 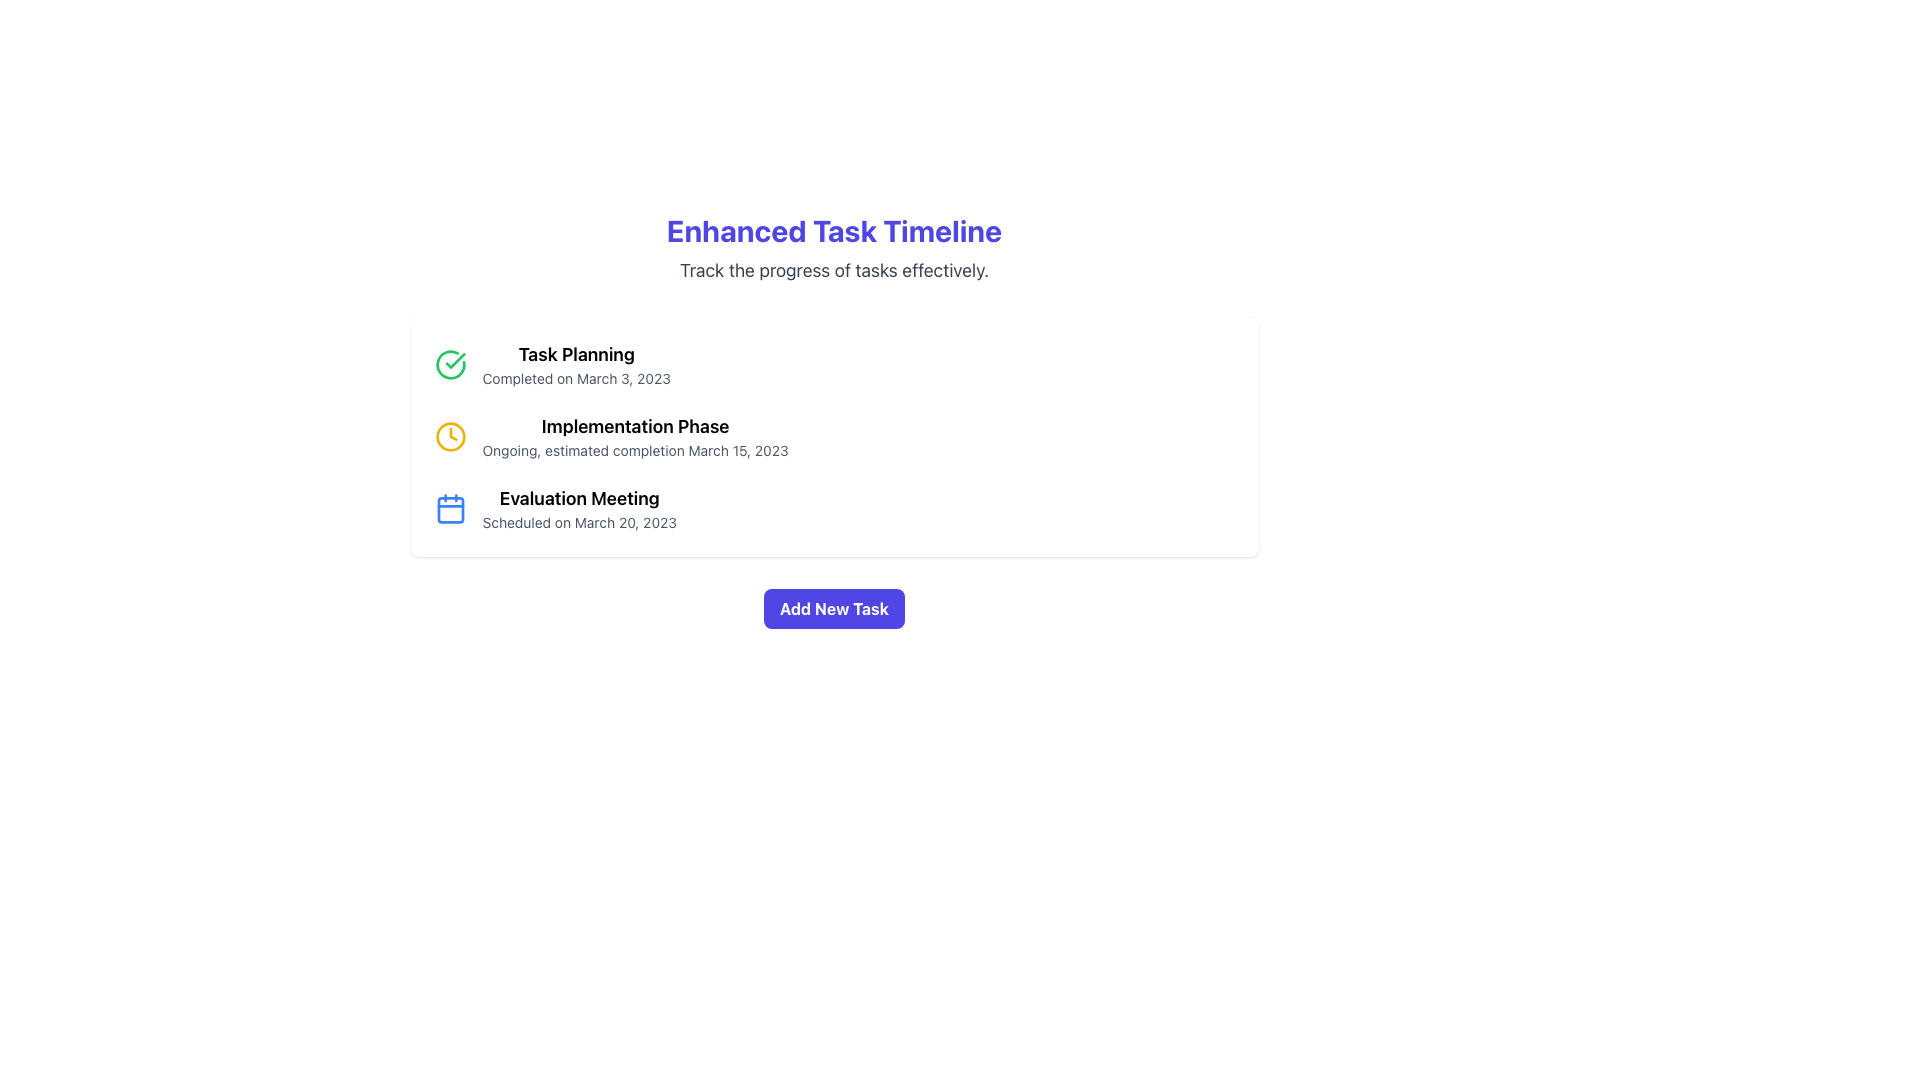 What do you see at coordinates (575, 378) in the screenshot?
I see `text fragment that says 'Completed on March 3, 2023', which is styled in a small gray font and located below the 'Task Planning' headline` at bounding box center [575, 378].